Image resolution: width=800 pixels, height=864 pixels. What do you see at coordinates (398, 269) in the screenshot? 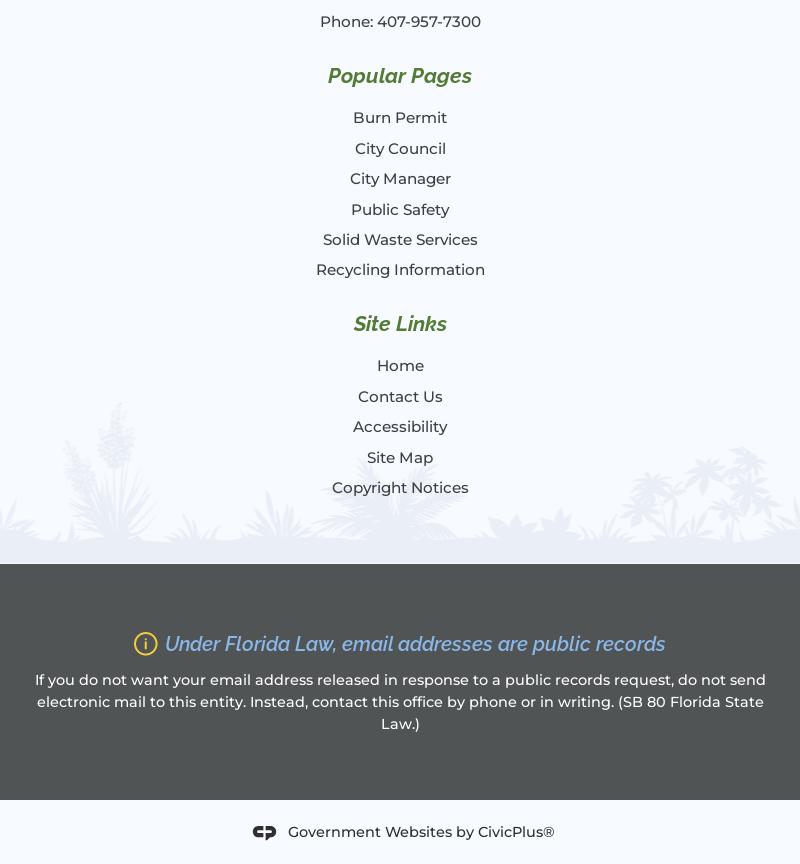
I see `'Recycling Information'` at bounding box center [398, 269].